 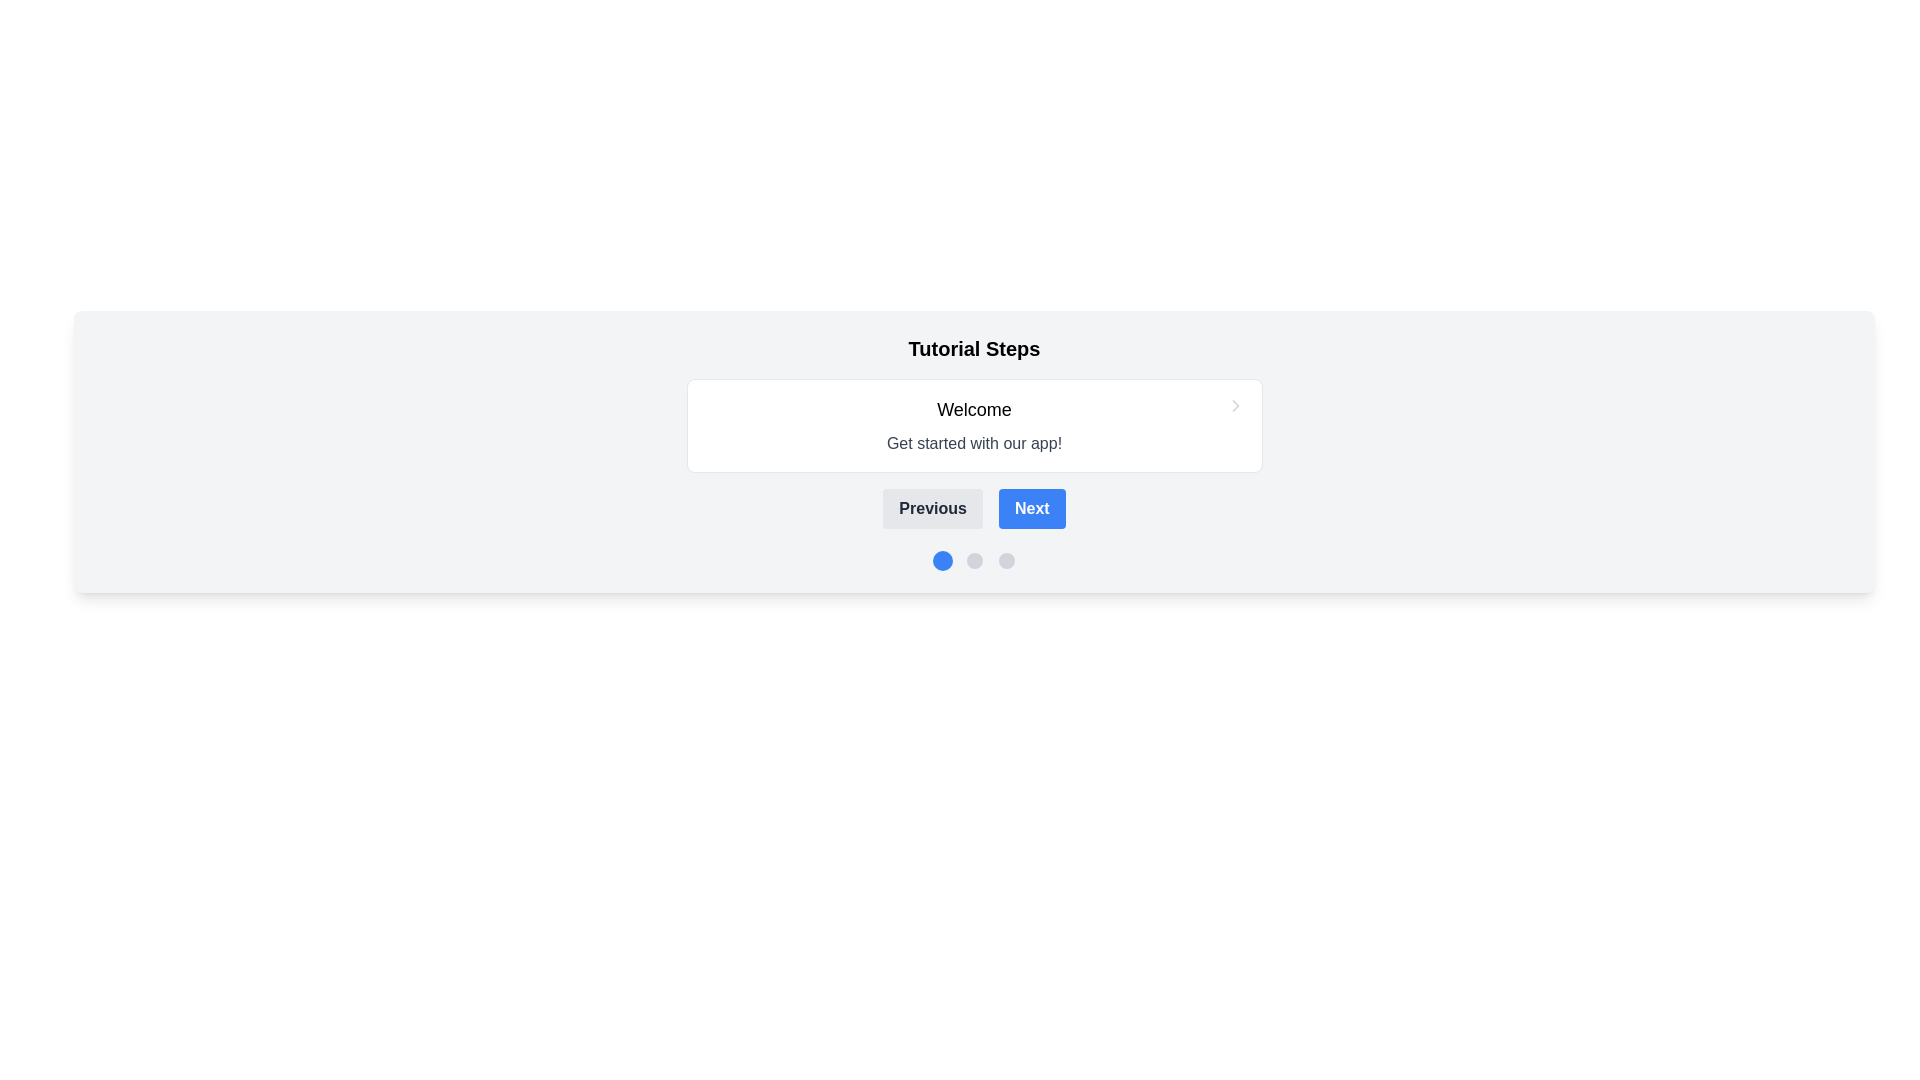 I want to click on the 'Next' button located to the right of the 'Previous' button, so click(x=1032, y=508).